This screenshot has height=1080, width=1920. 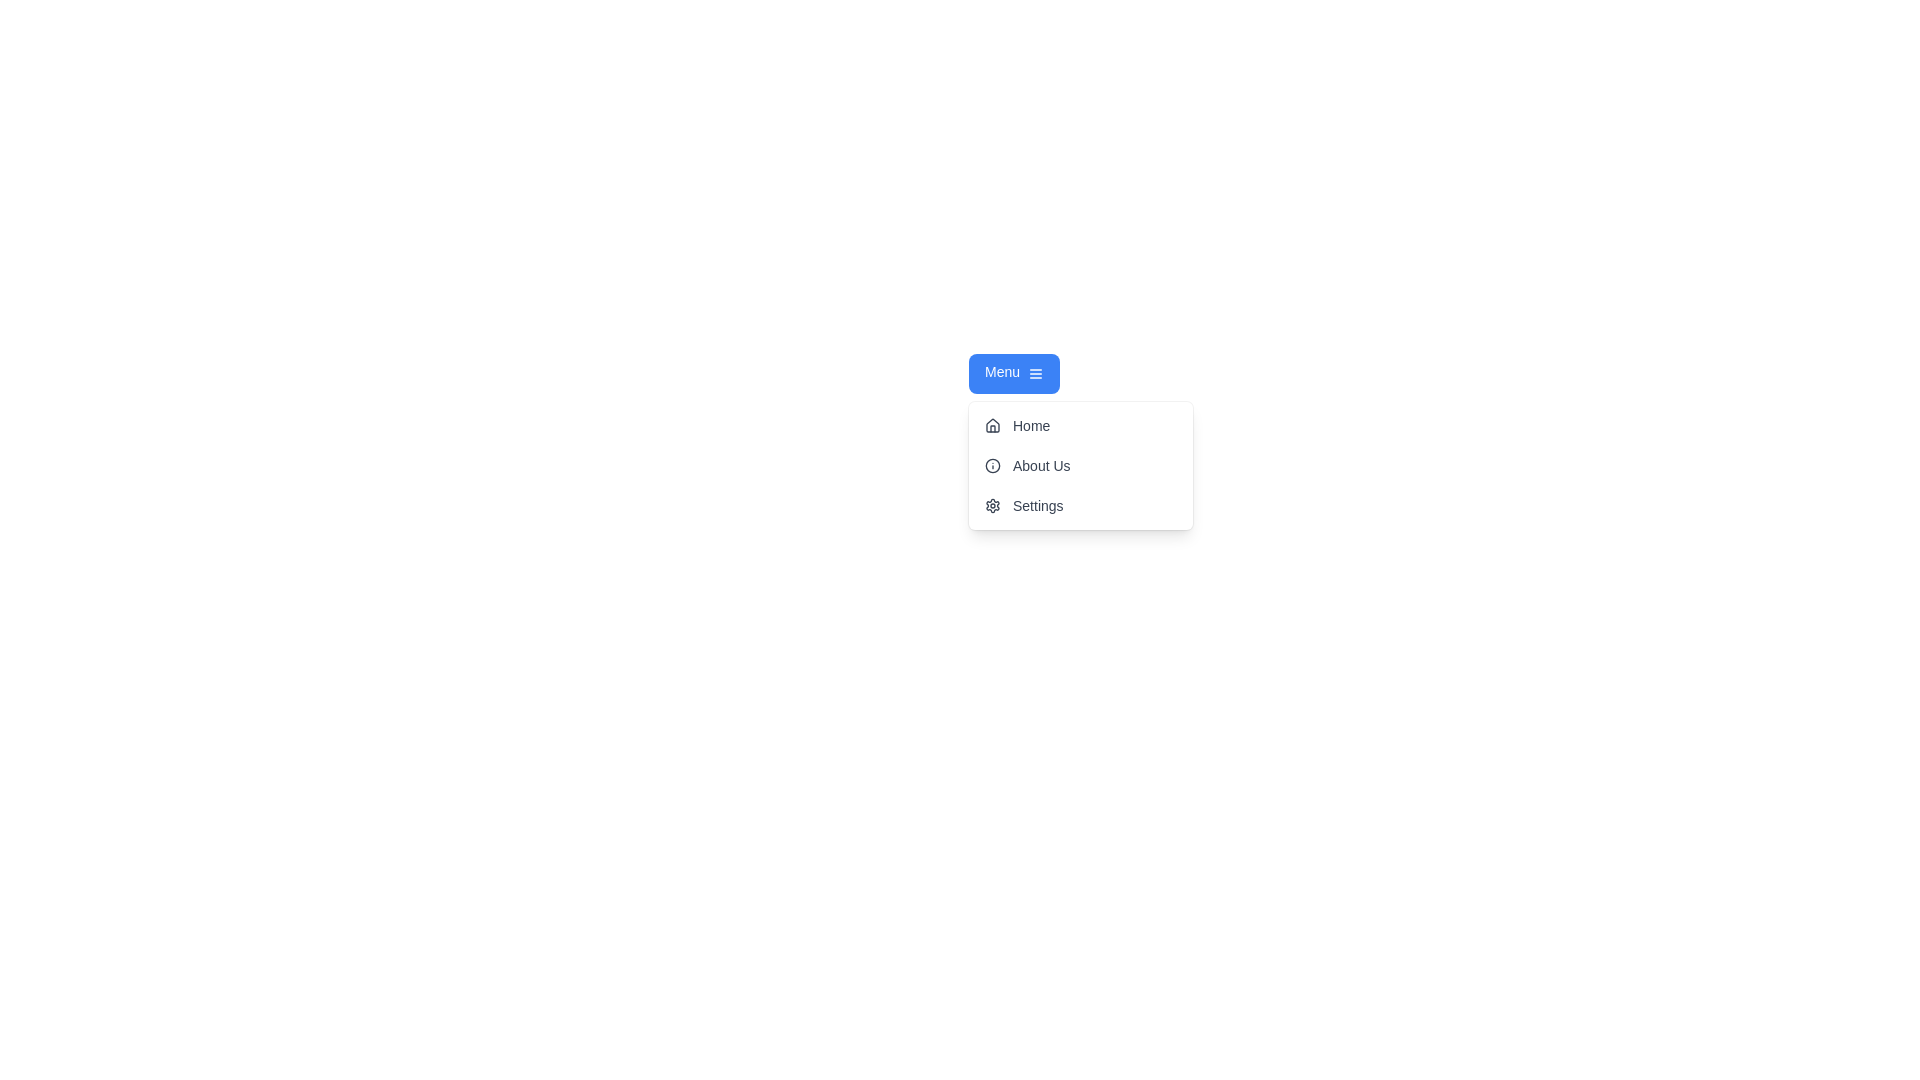 What do you see at coordinates (1079, 466) in the screenshot?
I see `the second option in the dropdown menu located below the blue 'Menu' button` at bounding box center [1079, 466].